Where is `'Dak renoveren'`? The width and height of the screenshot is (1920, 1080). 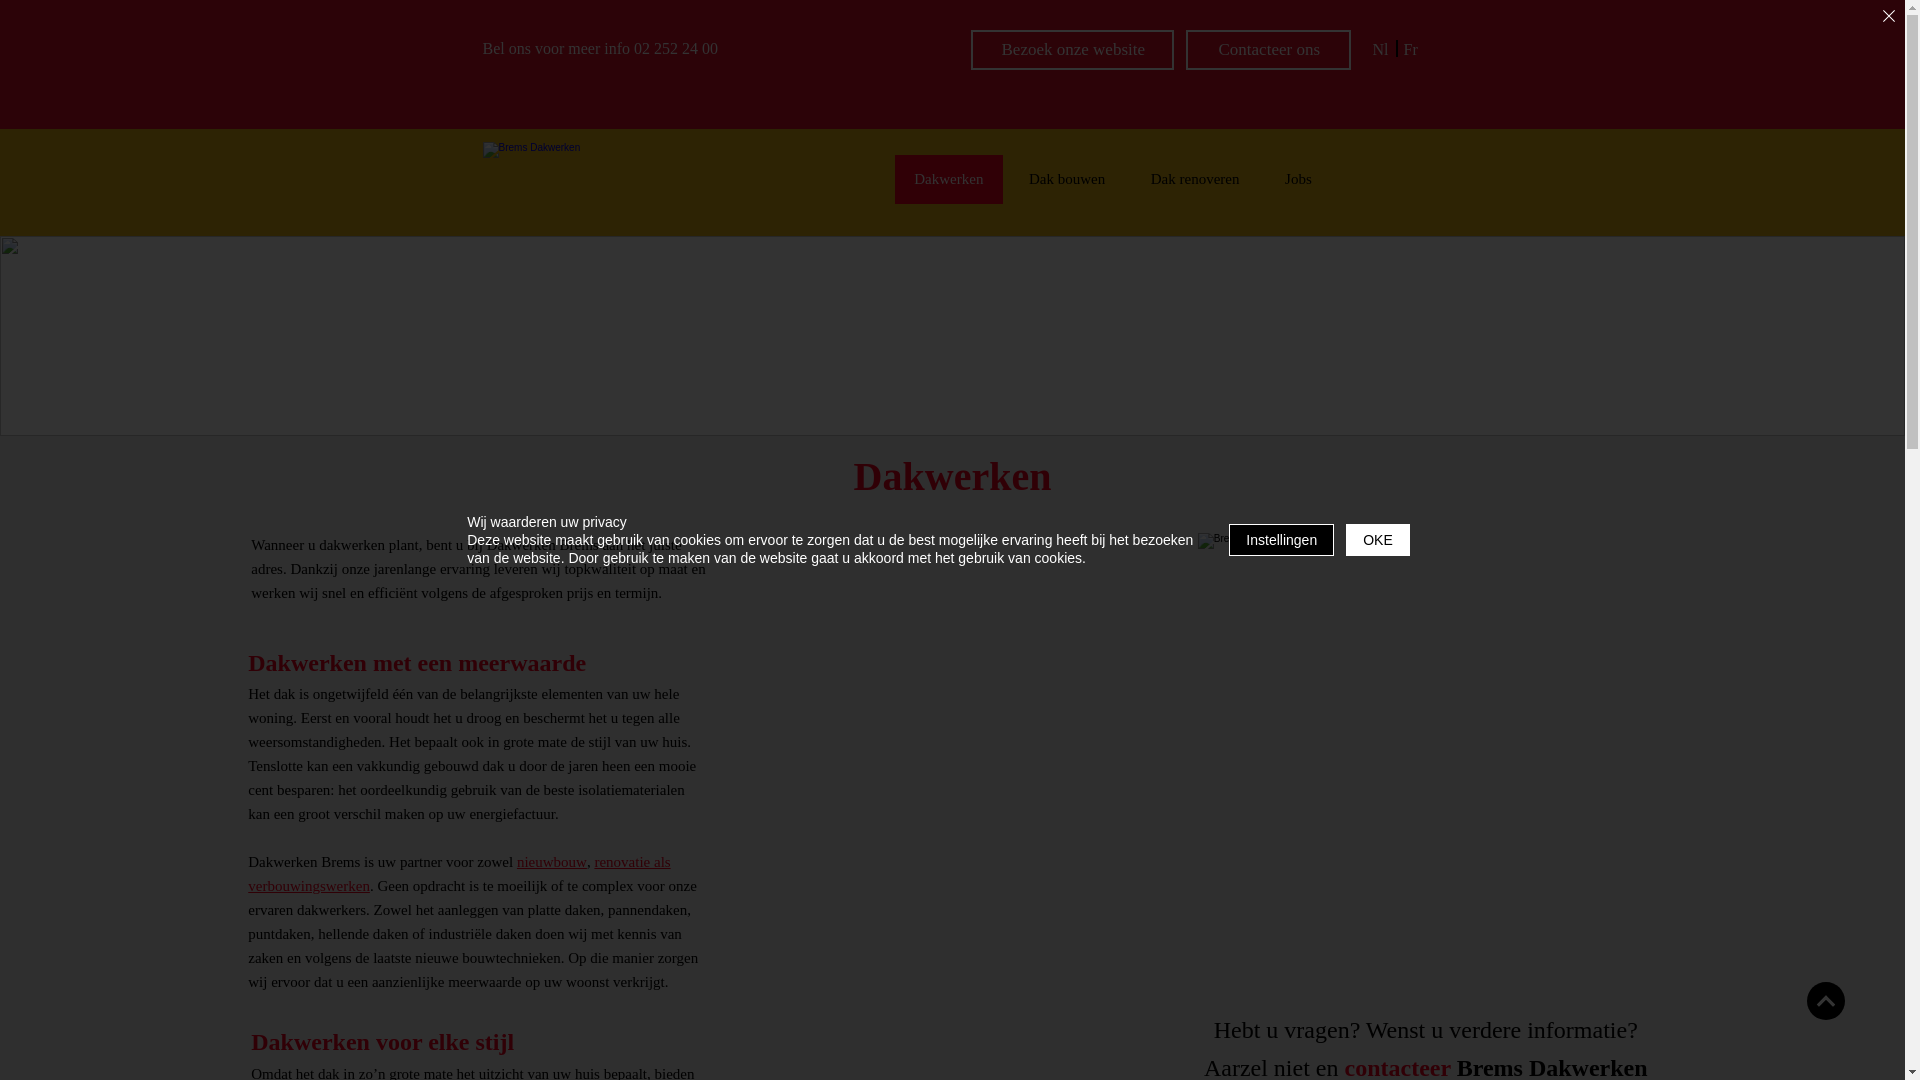
'Dak renoveren' is located at coordinates (1195, 178).